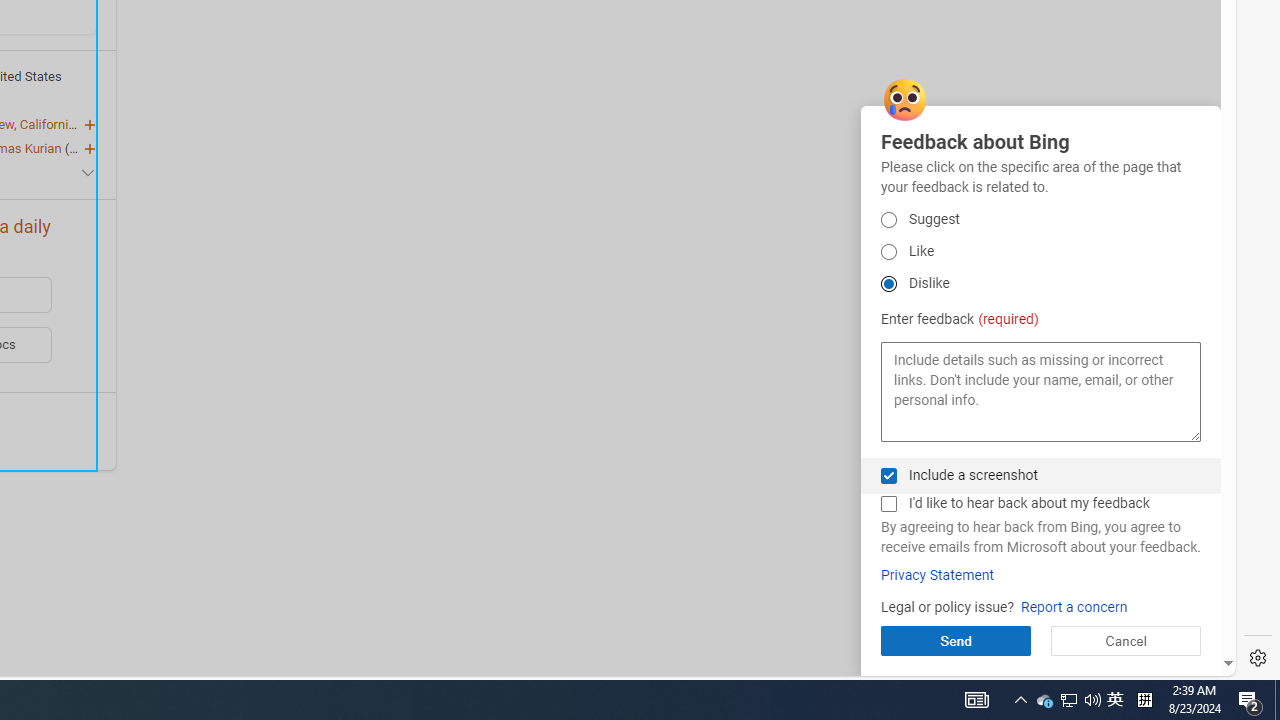 This screenshot has width=1280, height=720. What do you see at coordinates (887, 219) in the screenshot?
I see `'Suggest'` at bounding box center [887, 219].